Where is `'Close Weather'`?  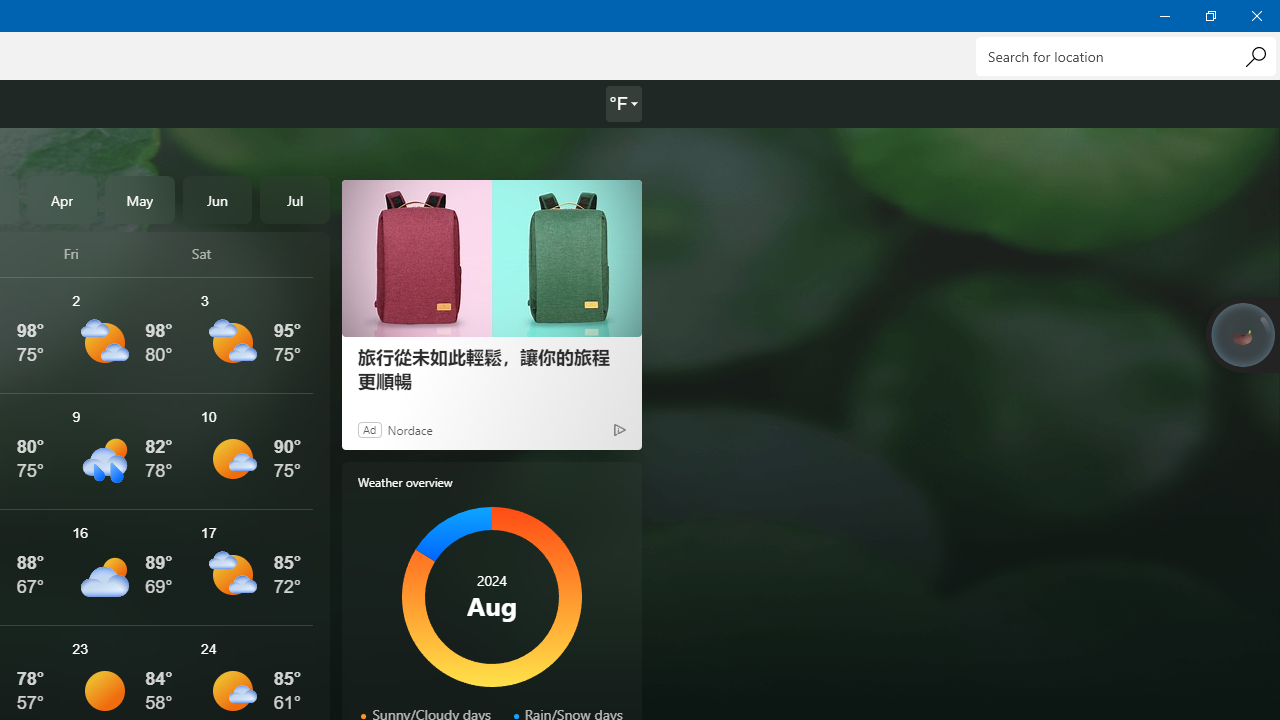 'Close Weather' is located at coordinates (1255, 15).